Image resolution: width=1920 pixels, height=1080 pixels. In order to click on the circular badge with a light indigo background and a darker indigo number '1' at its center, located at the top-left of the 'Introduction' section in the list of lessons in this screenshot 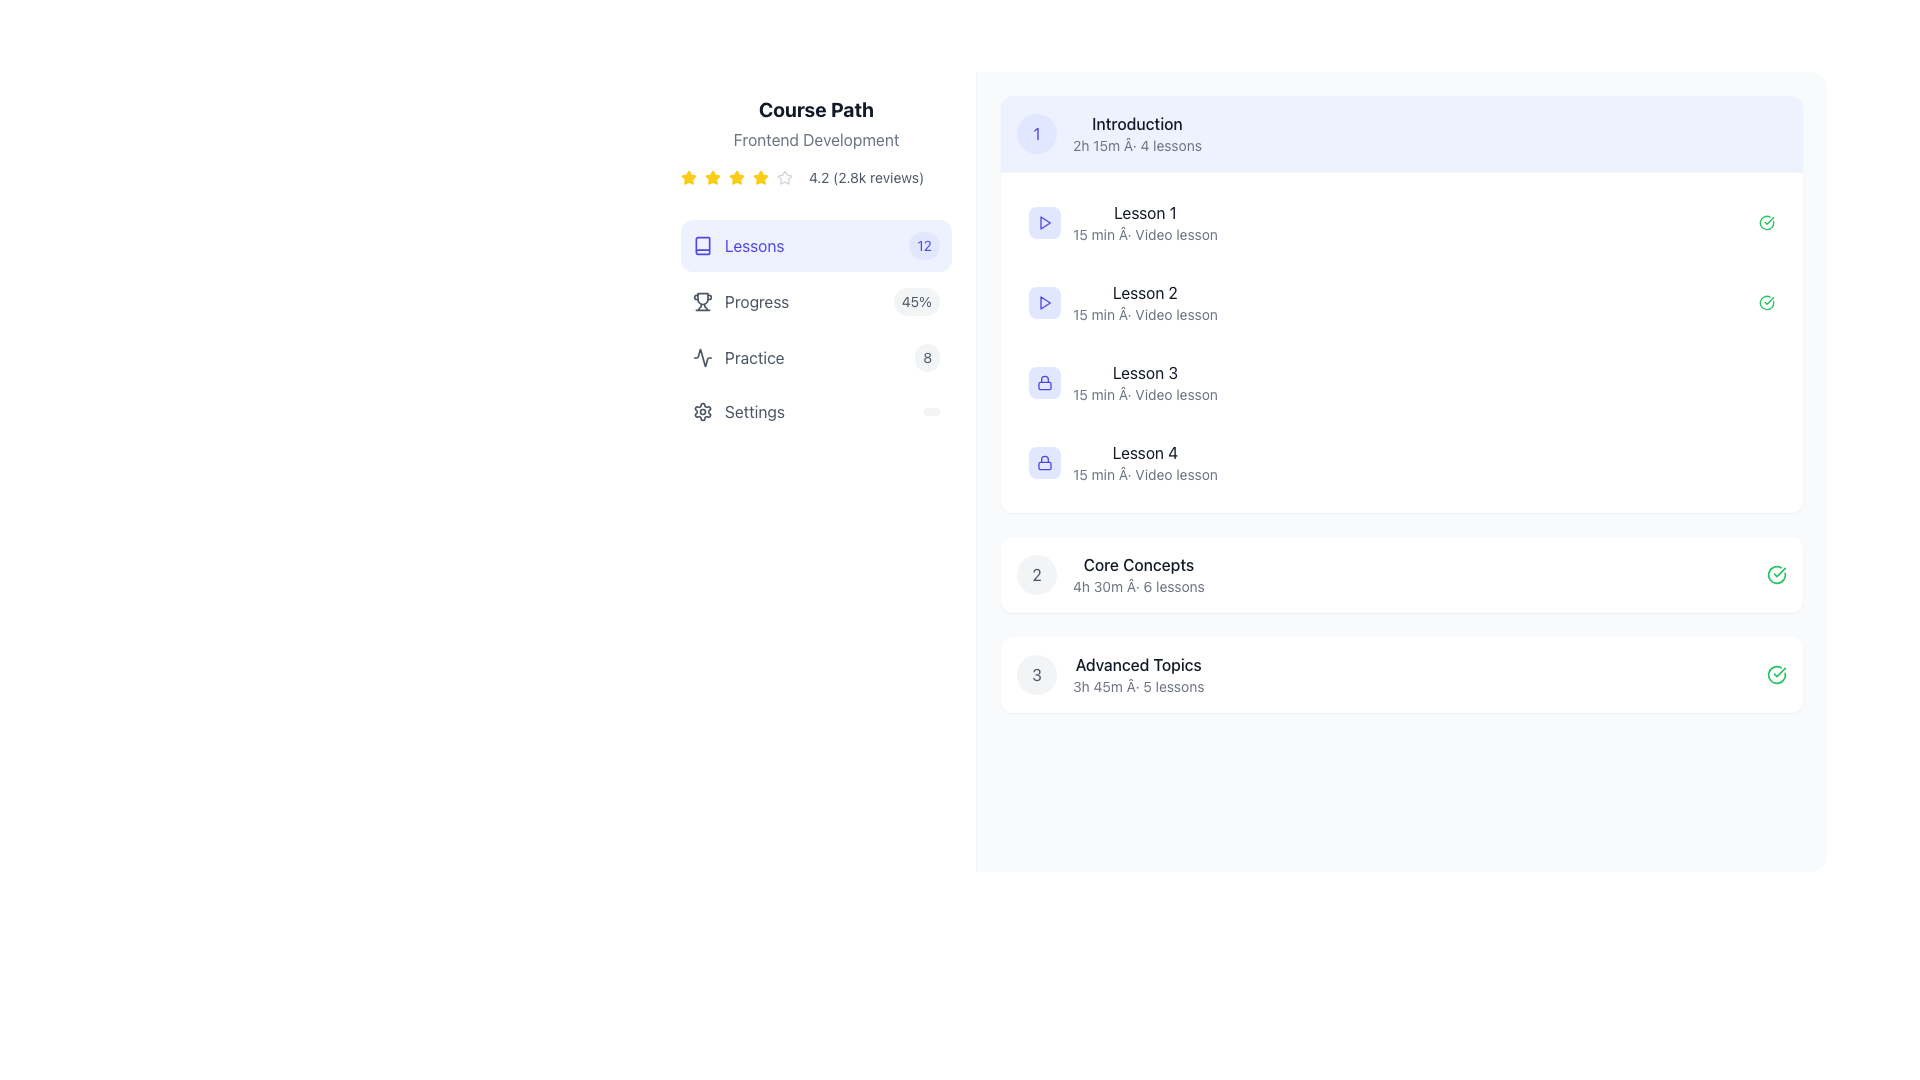, I will do `click(1036, 134)`.